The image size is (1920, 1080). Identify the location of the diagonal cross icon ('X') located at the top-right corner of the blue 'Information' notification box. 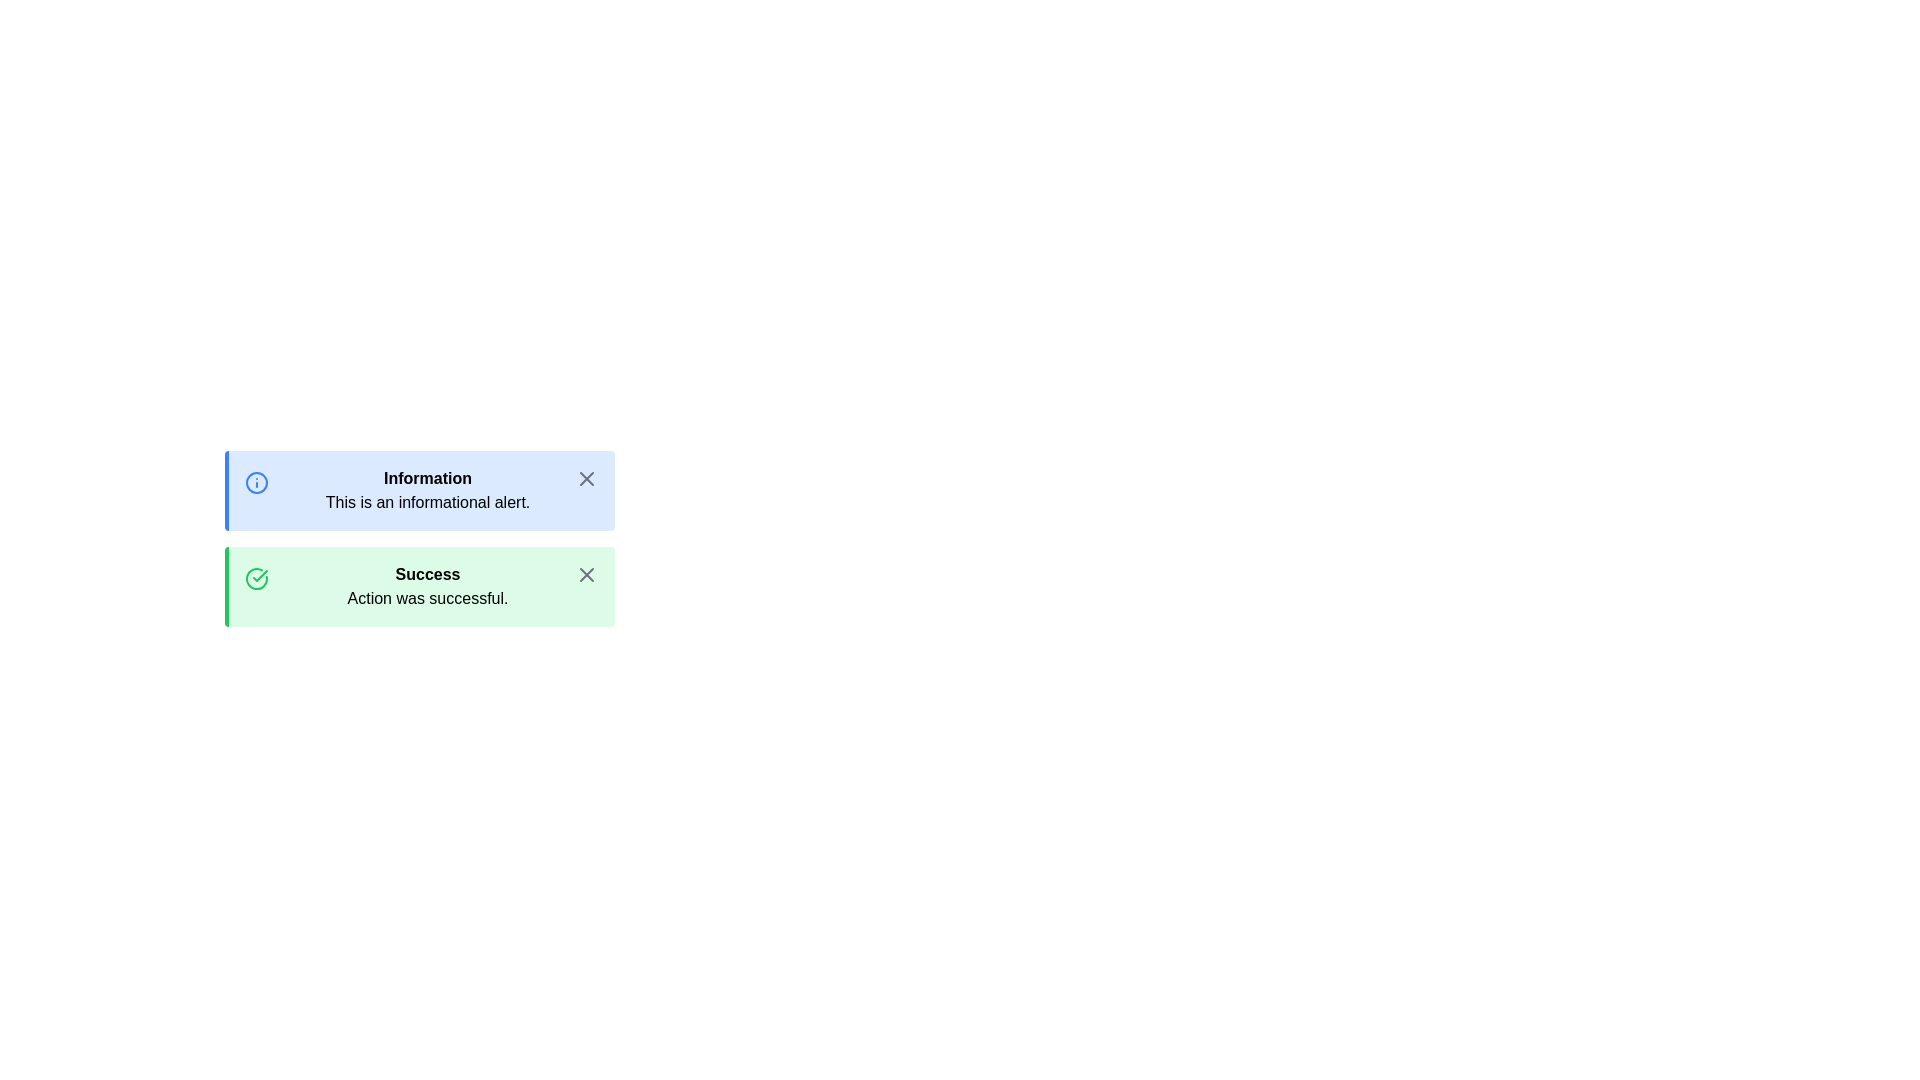
(585, 478).